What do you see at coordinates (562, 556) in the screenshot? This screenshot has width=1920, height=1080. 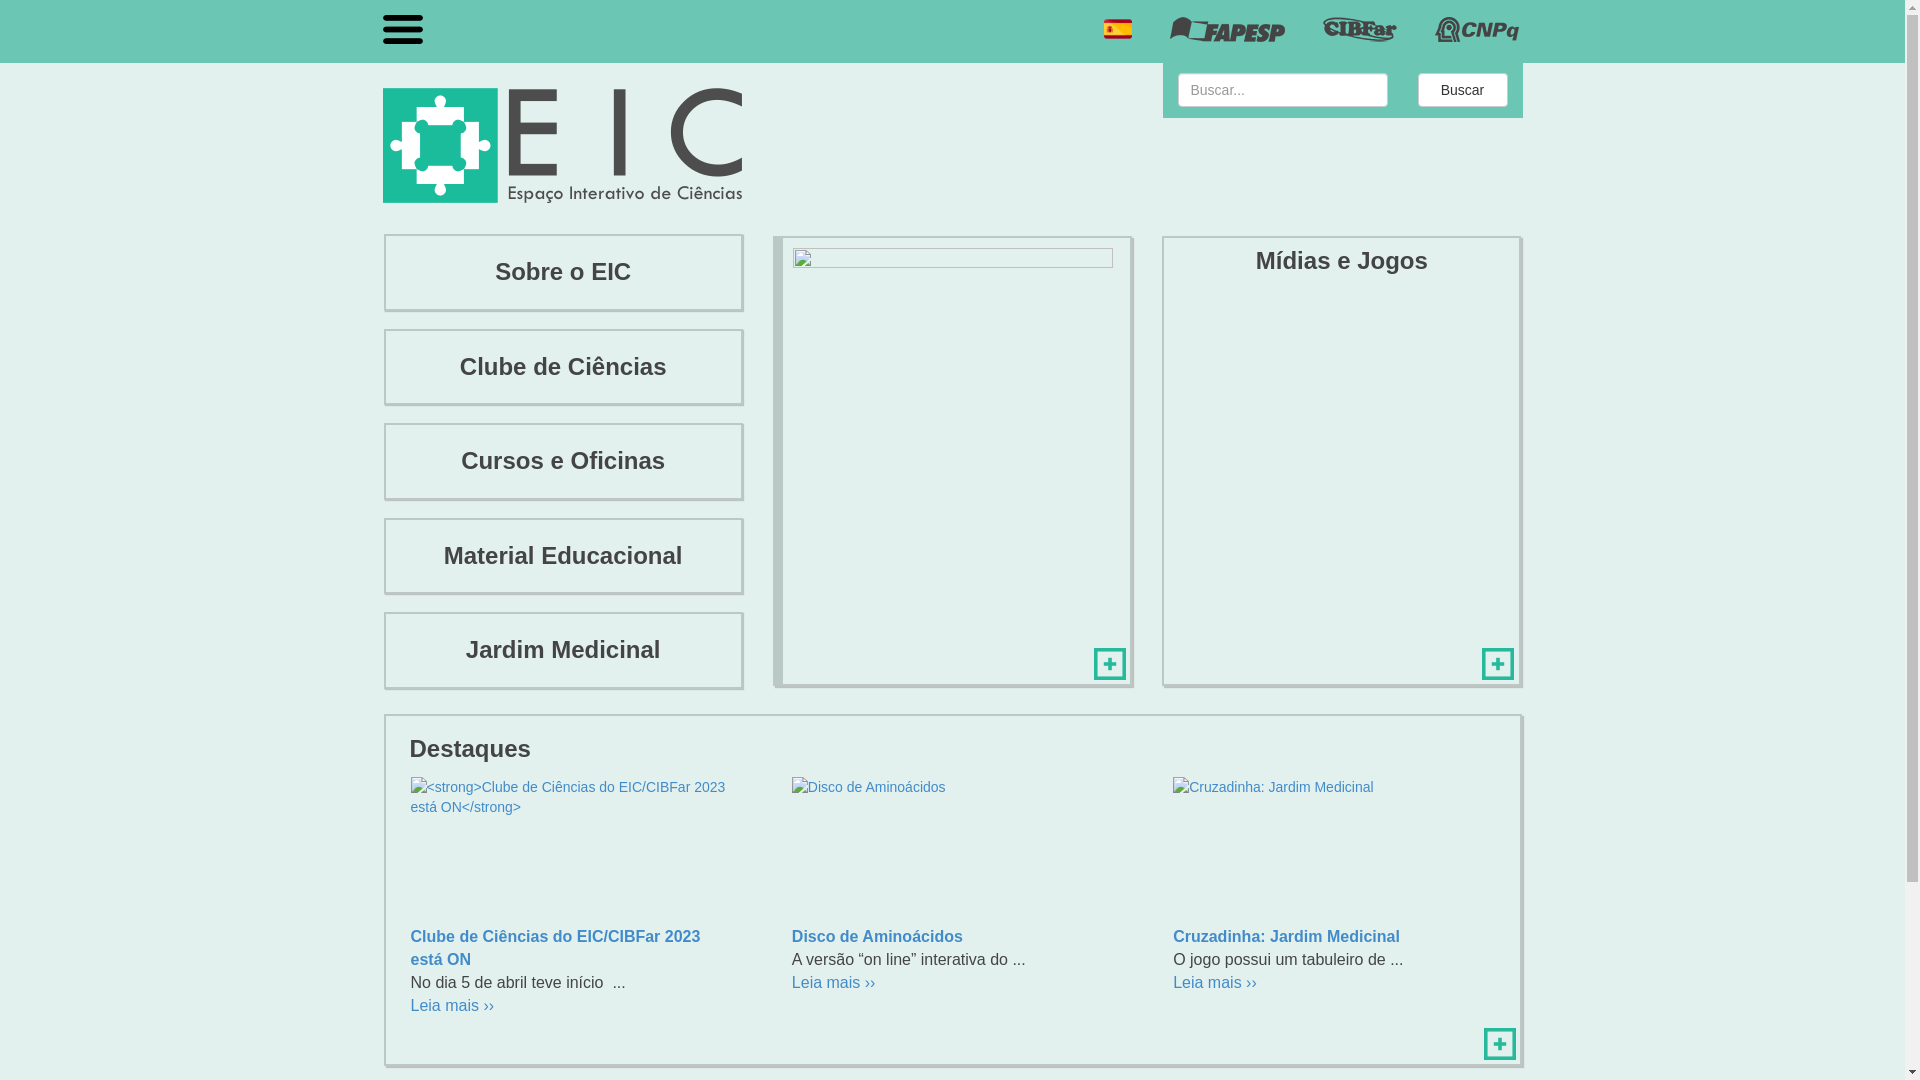 I see `'Material Educacional'` at bounding box center [562, 556].